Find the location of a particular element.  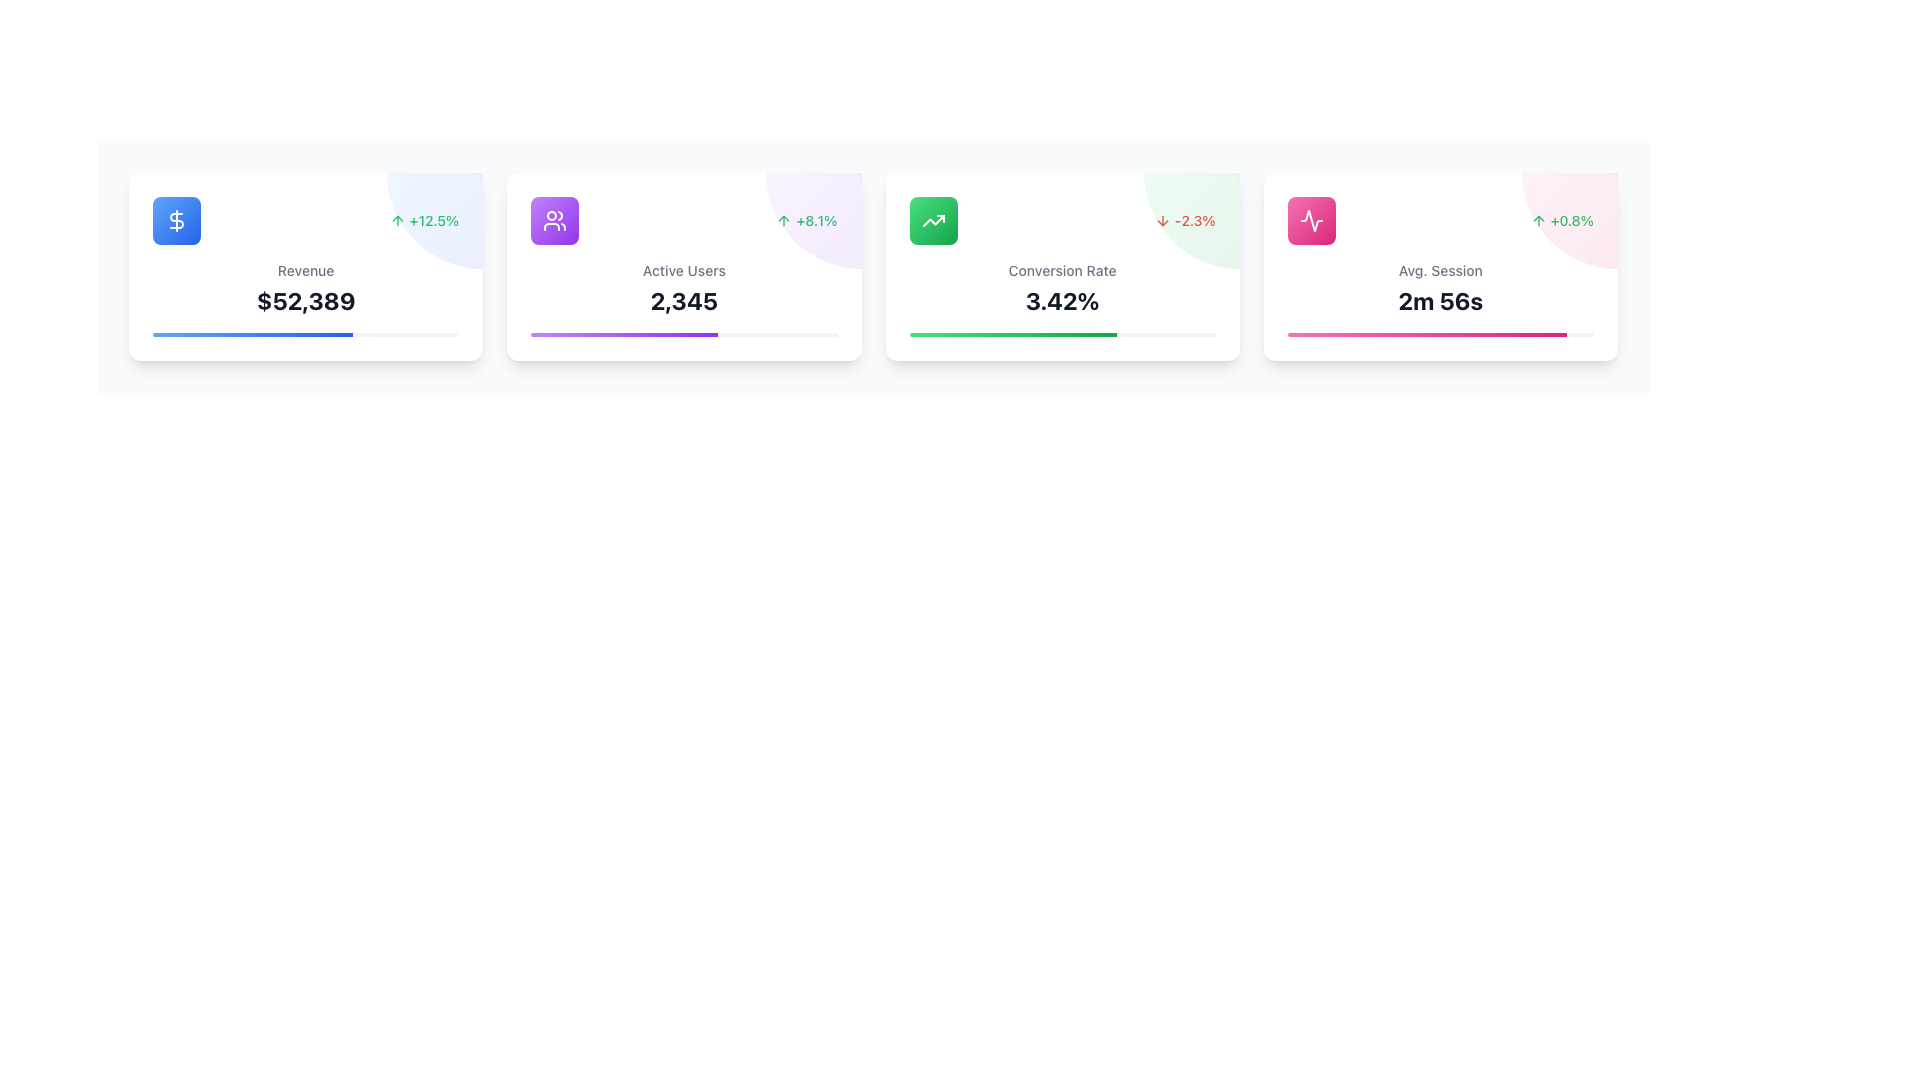

the 'Avg. Session' icon located in the top-left corner of the 'Avg. Session' card, which is the fourth card in a series of horizontally aligned information cards is located at coordinates (1311, 220).